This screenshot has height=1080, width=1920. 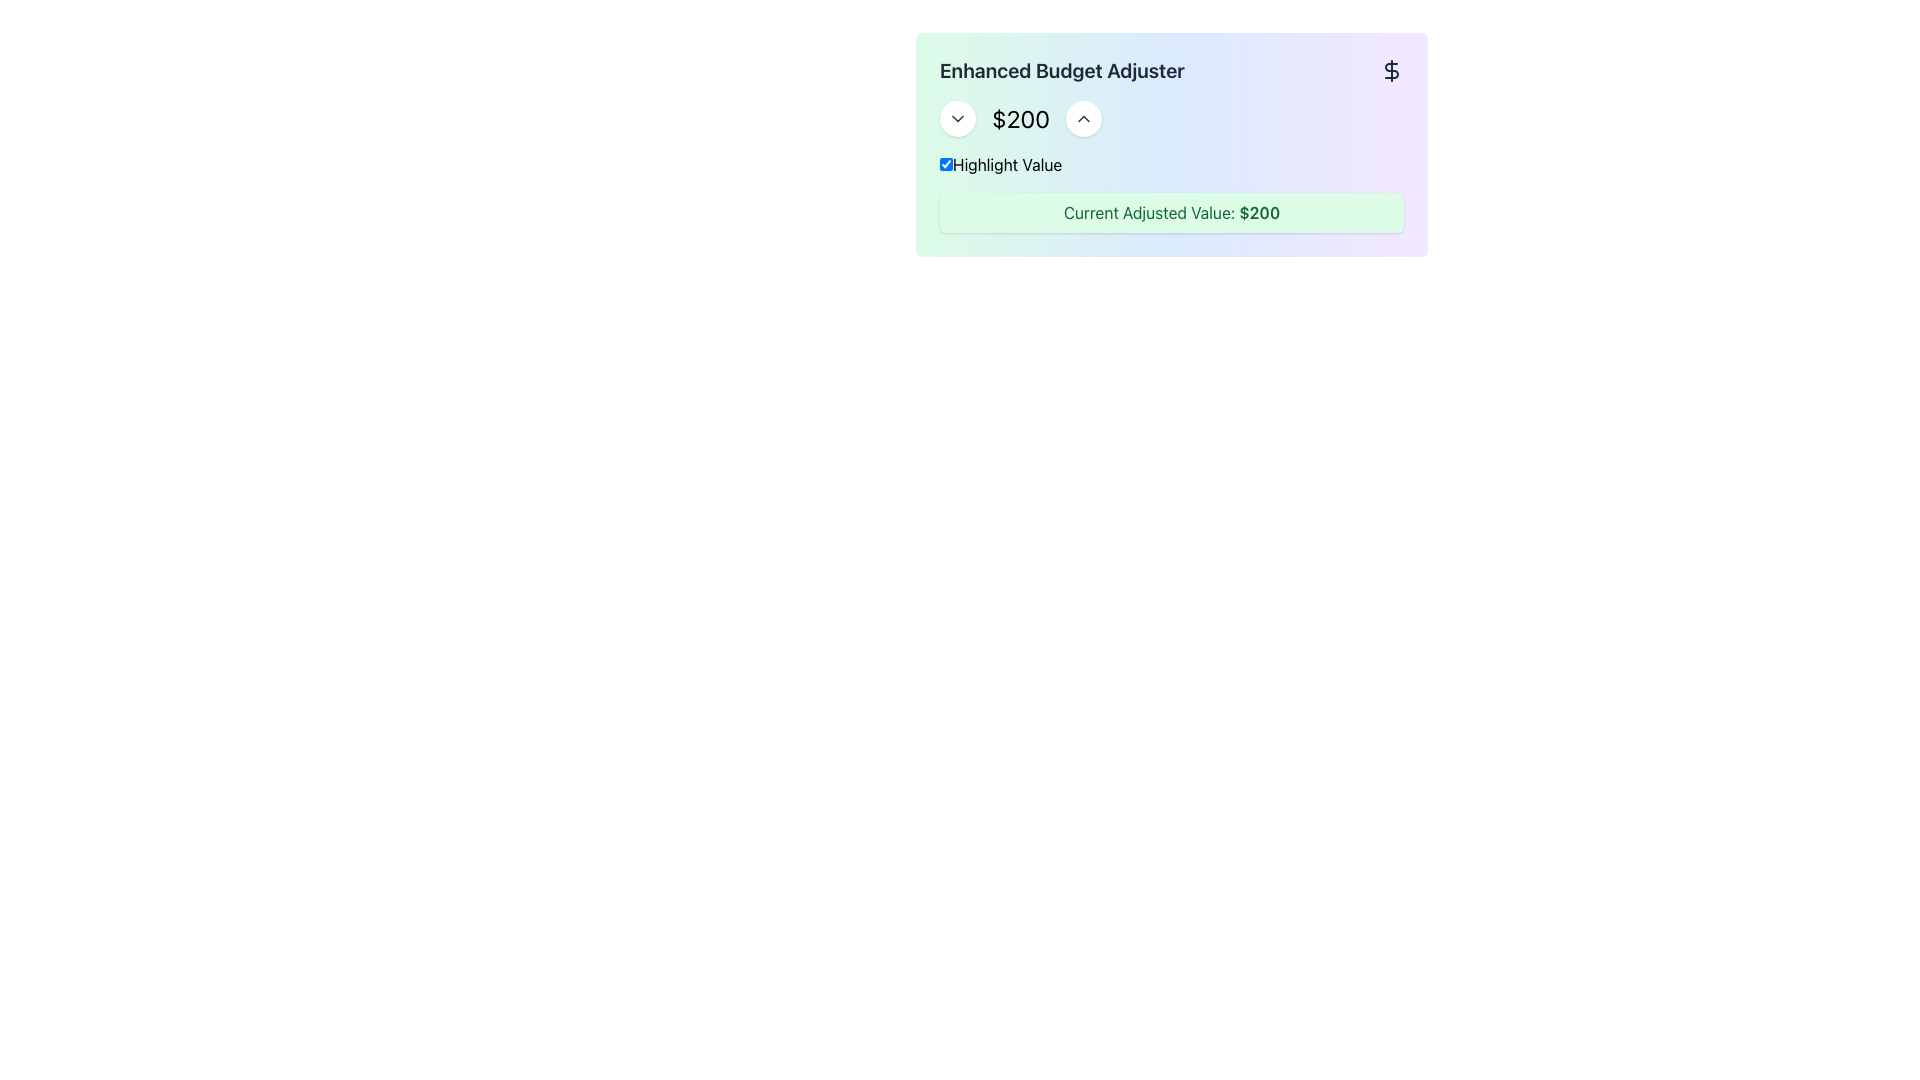 I want to click on the Text Display that visually displays the current monetary value or adjustment amount, centrally positioned between decrement and increment buttons, so click(x=1021, y=119).